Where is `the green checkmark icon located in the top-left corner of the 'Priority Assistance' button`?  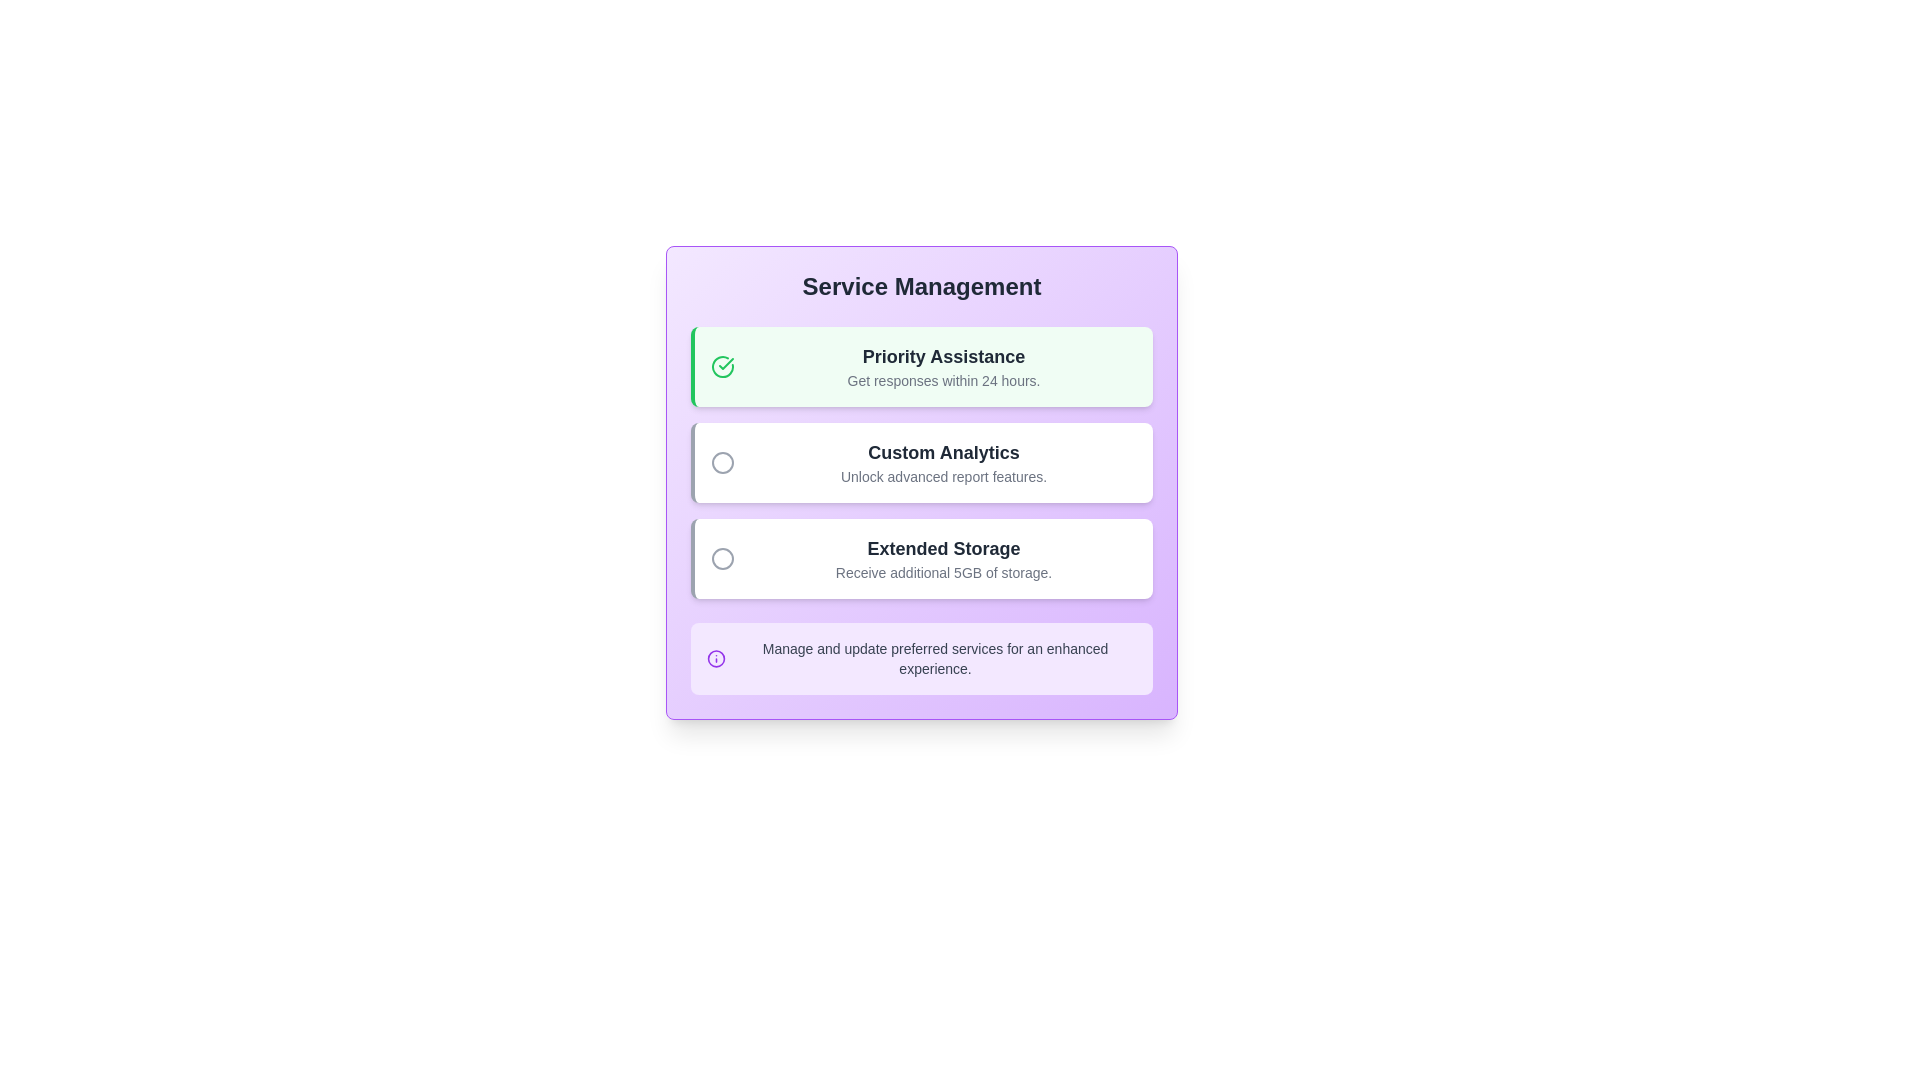
the green checkmark icon located in the top-left corner of the 'Priority Assistance' button is located at coordinates (722, 366).